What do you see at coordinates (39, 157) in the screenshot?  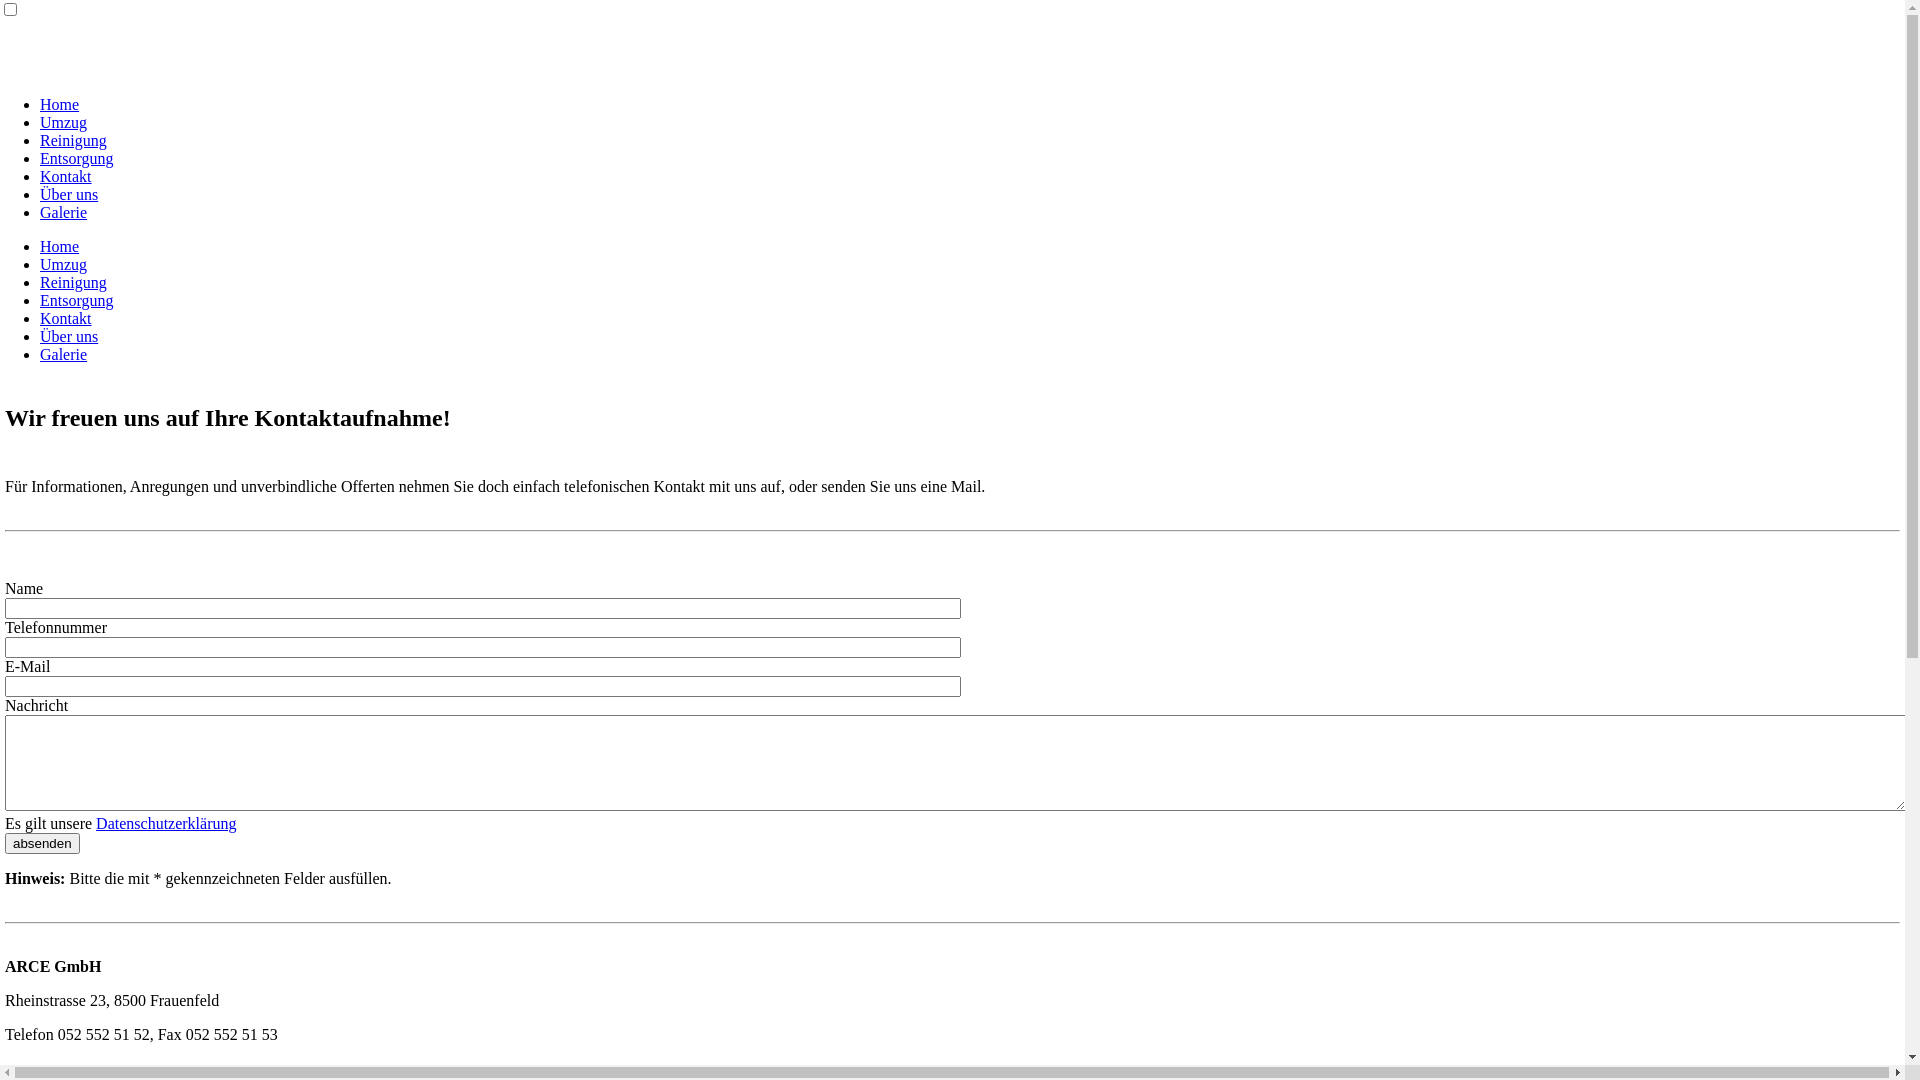 I see `'Entsorgung'` at bounding box center [39, 157].